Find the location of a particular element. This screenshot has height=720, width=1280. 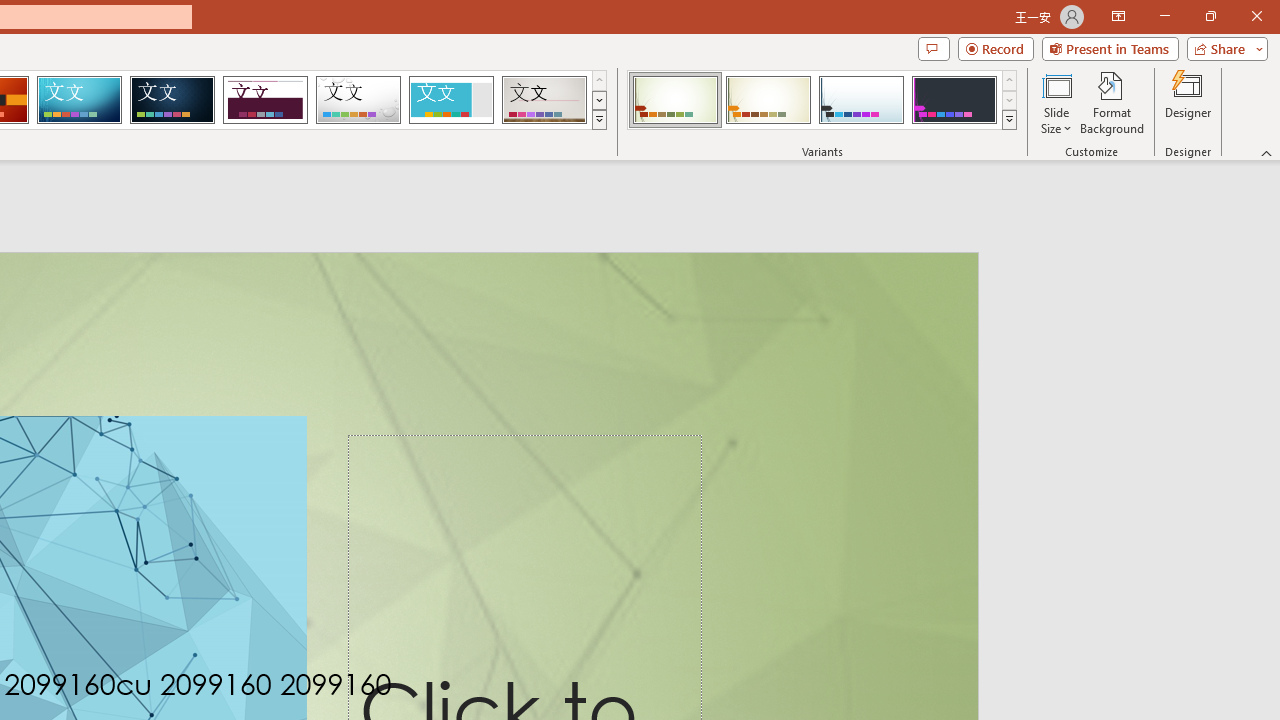

'Designer' is located at coordinates (1188, 103).